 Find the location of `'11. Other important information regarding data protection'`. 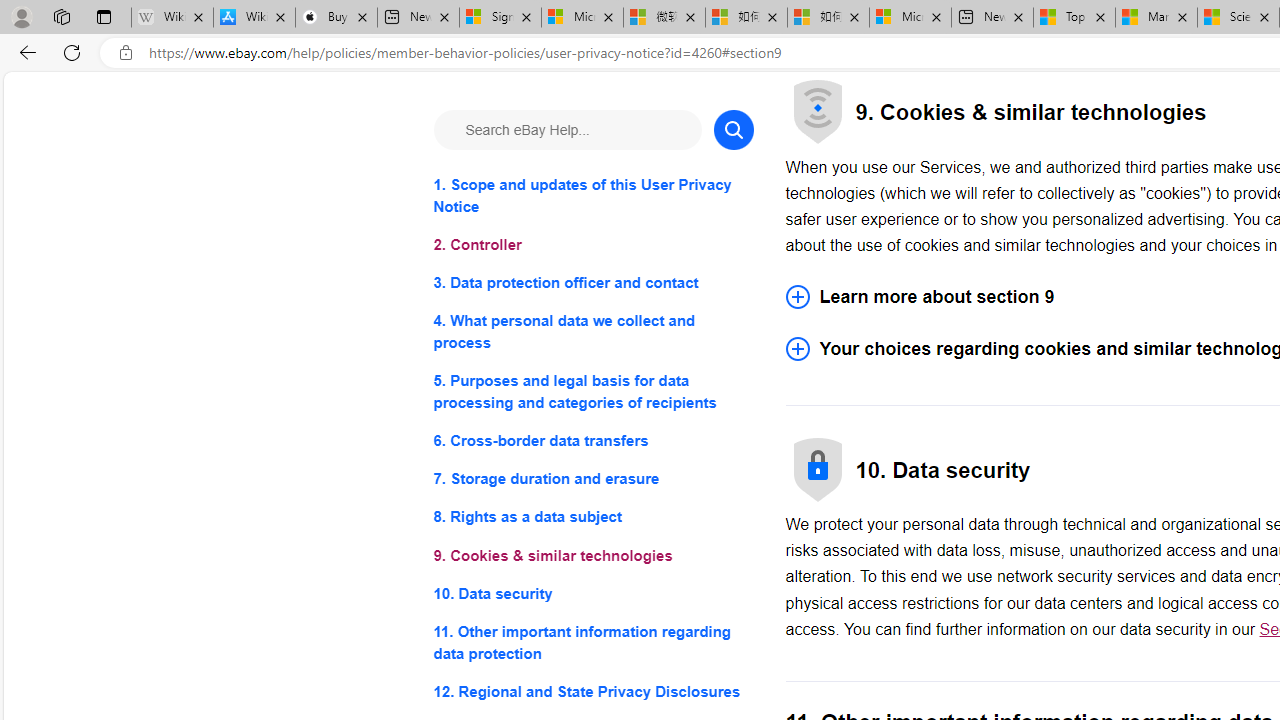

'11. Other important information regarding data protection' is located at coordinates (592, 642).